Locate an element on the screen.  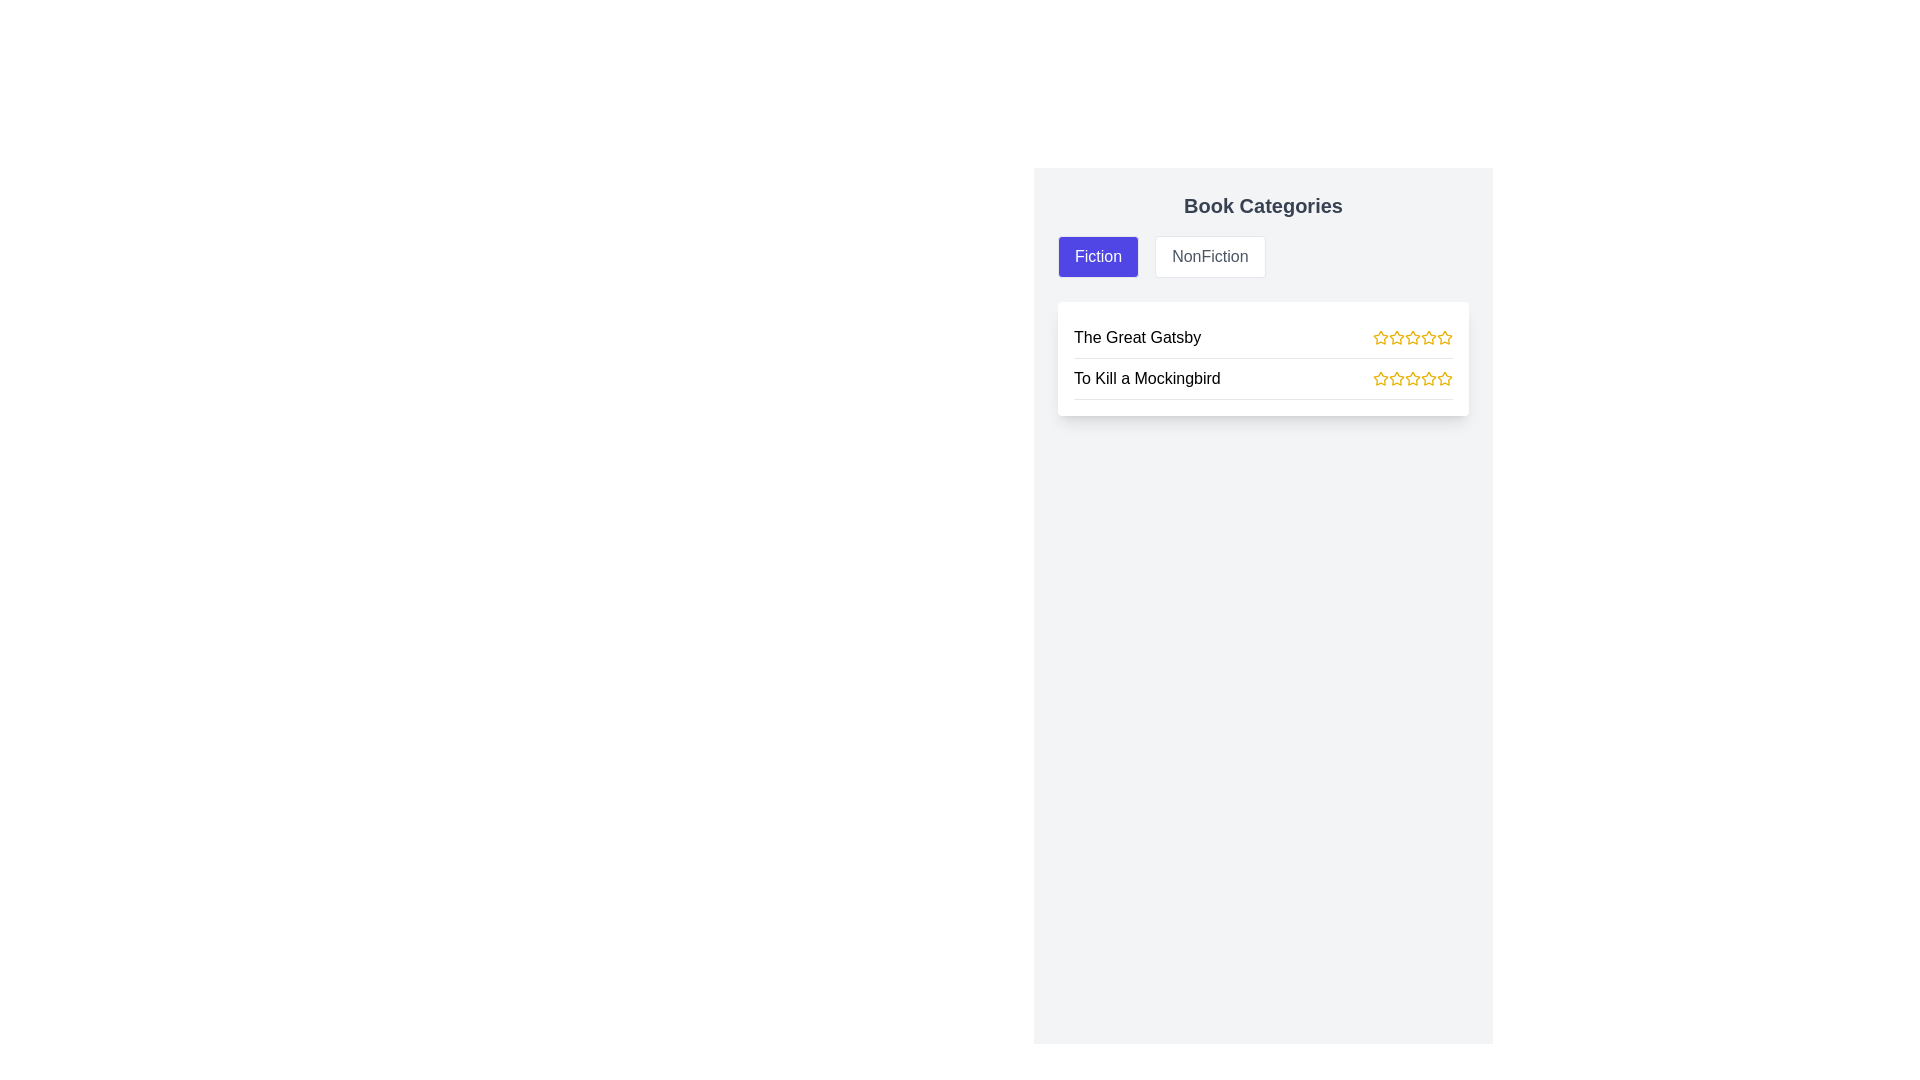
the fifth gold outlined star icon in the rating system for 'The Great Gatsby' is located at coordinates (1444, 336).